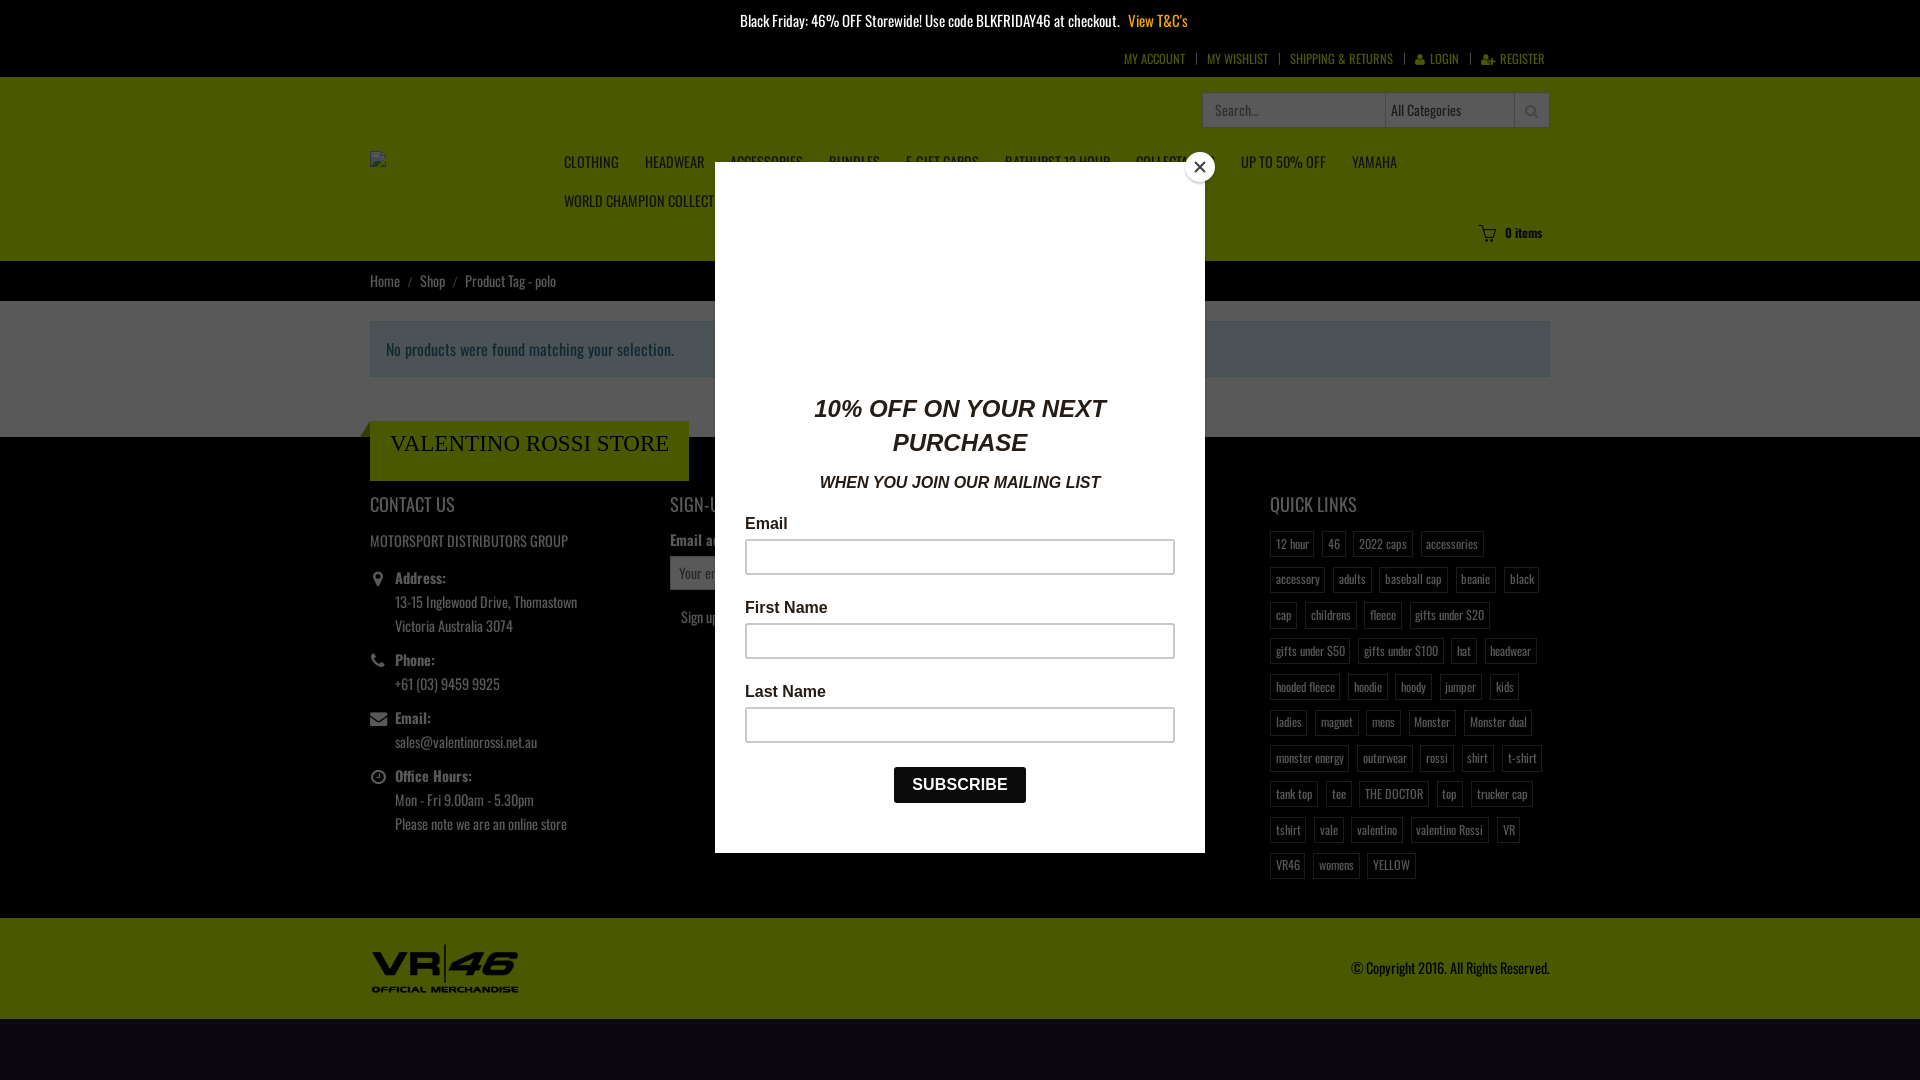 The image size is (1920, 1080). What do you see at coordinates (1452, 543) in the screenshot?
I see `'accessories'` at bounding box center [1452, 543].